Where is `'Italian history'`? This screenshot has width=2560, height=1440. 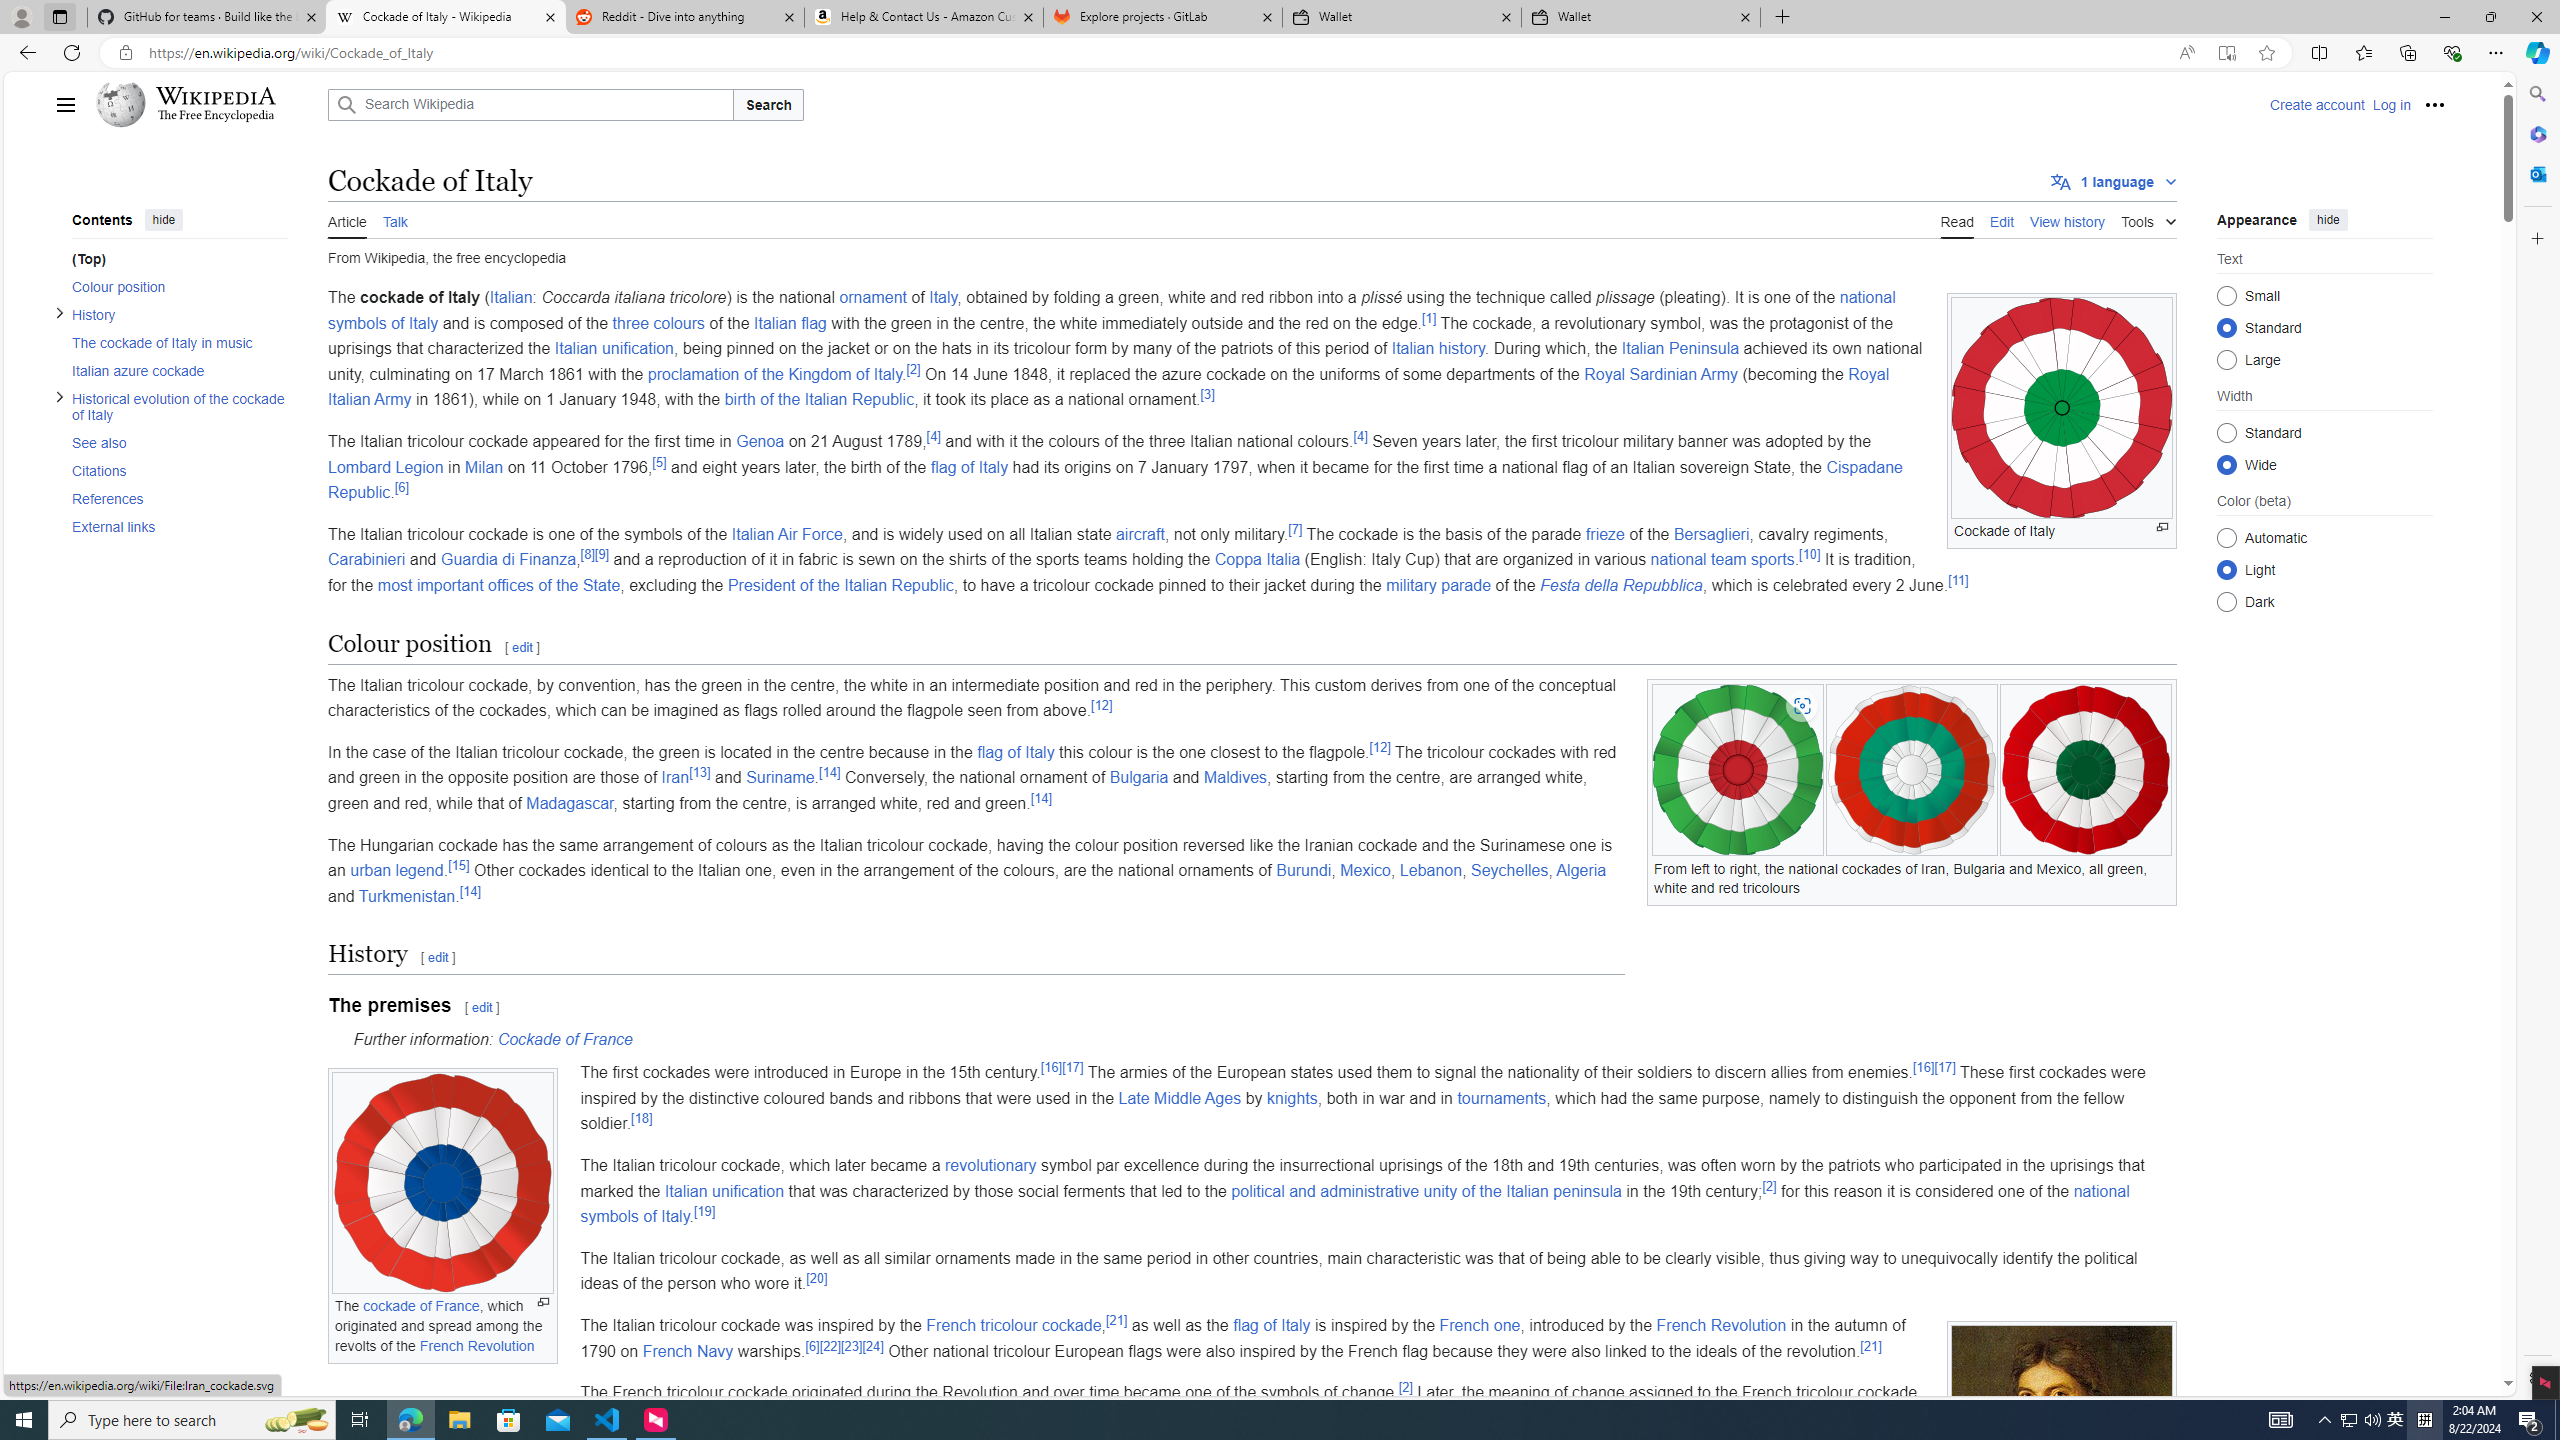 'Italian history' is located at coordinates (1436, 348).